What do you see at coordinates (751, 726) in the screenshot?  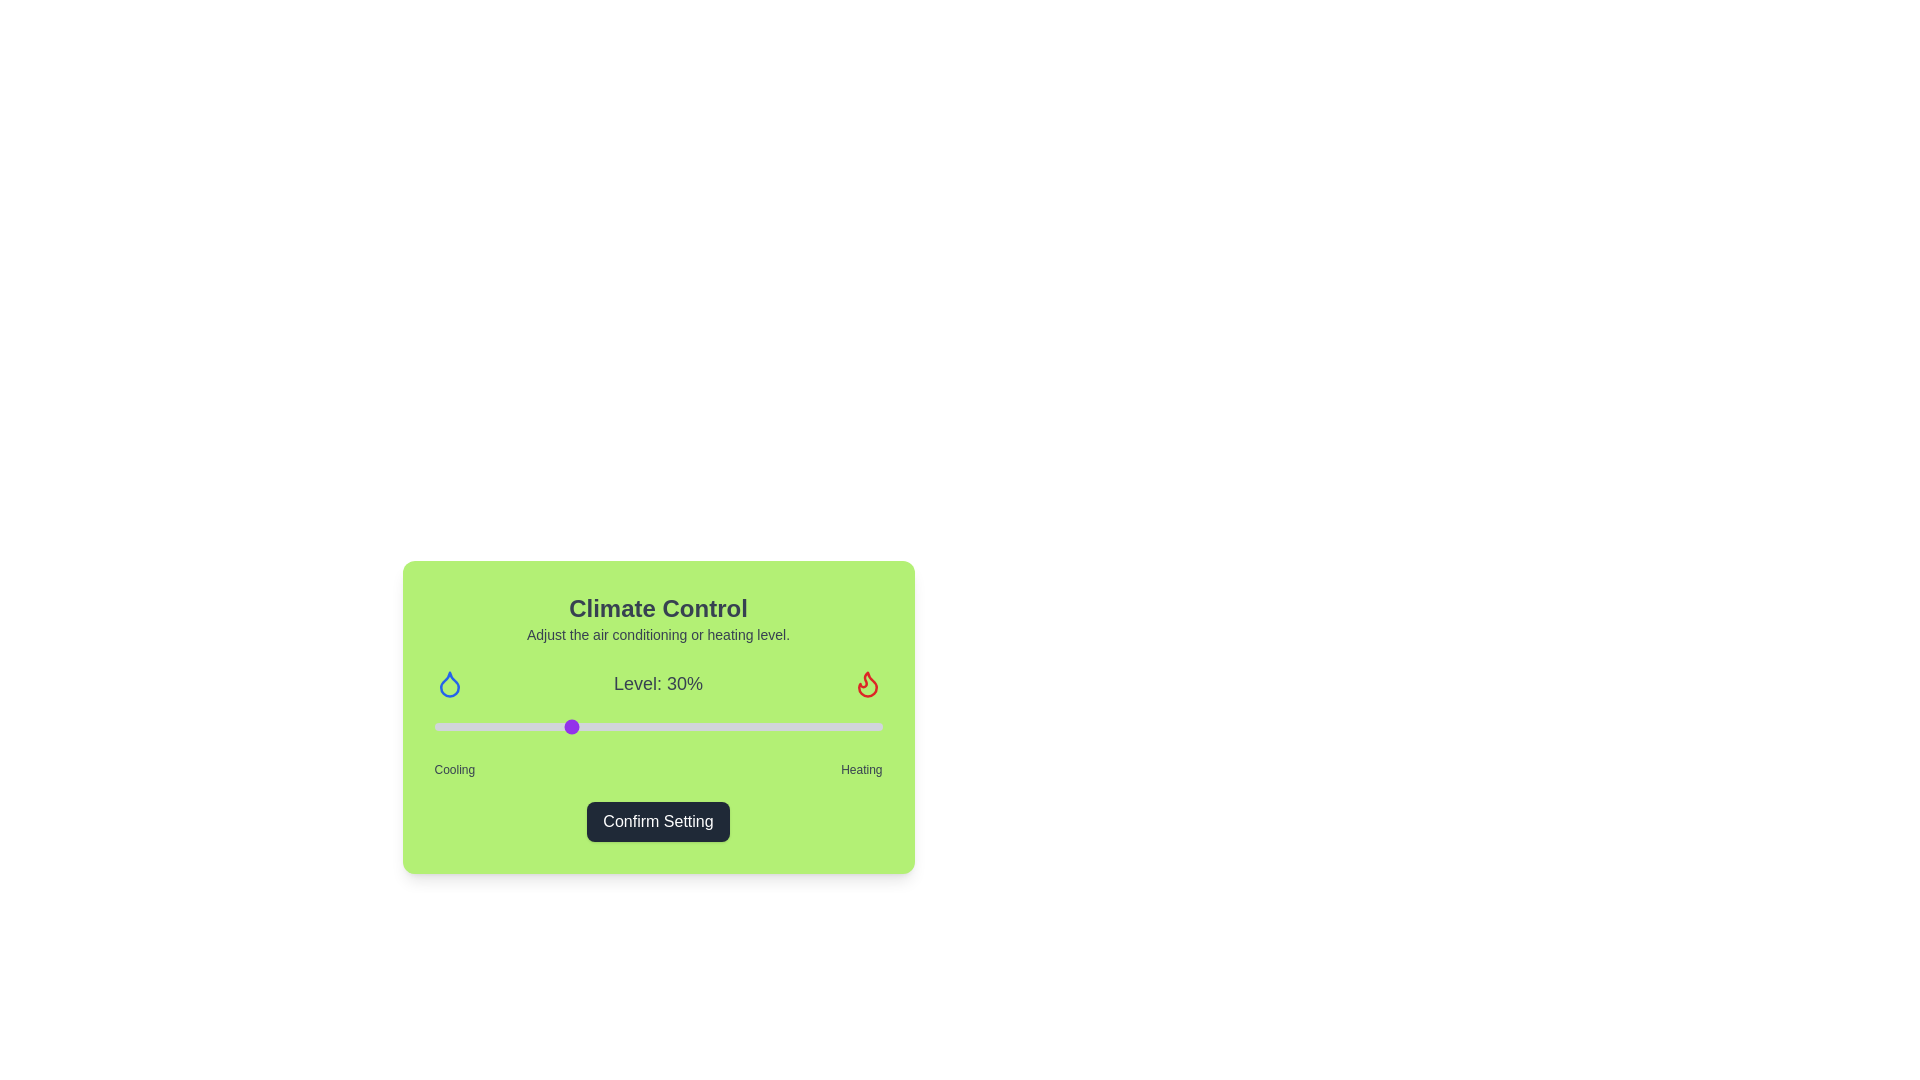 I see `the slider to set the level to 71%` at bounding box center [751, 726].